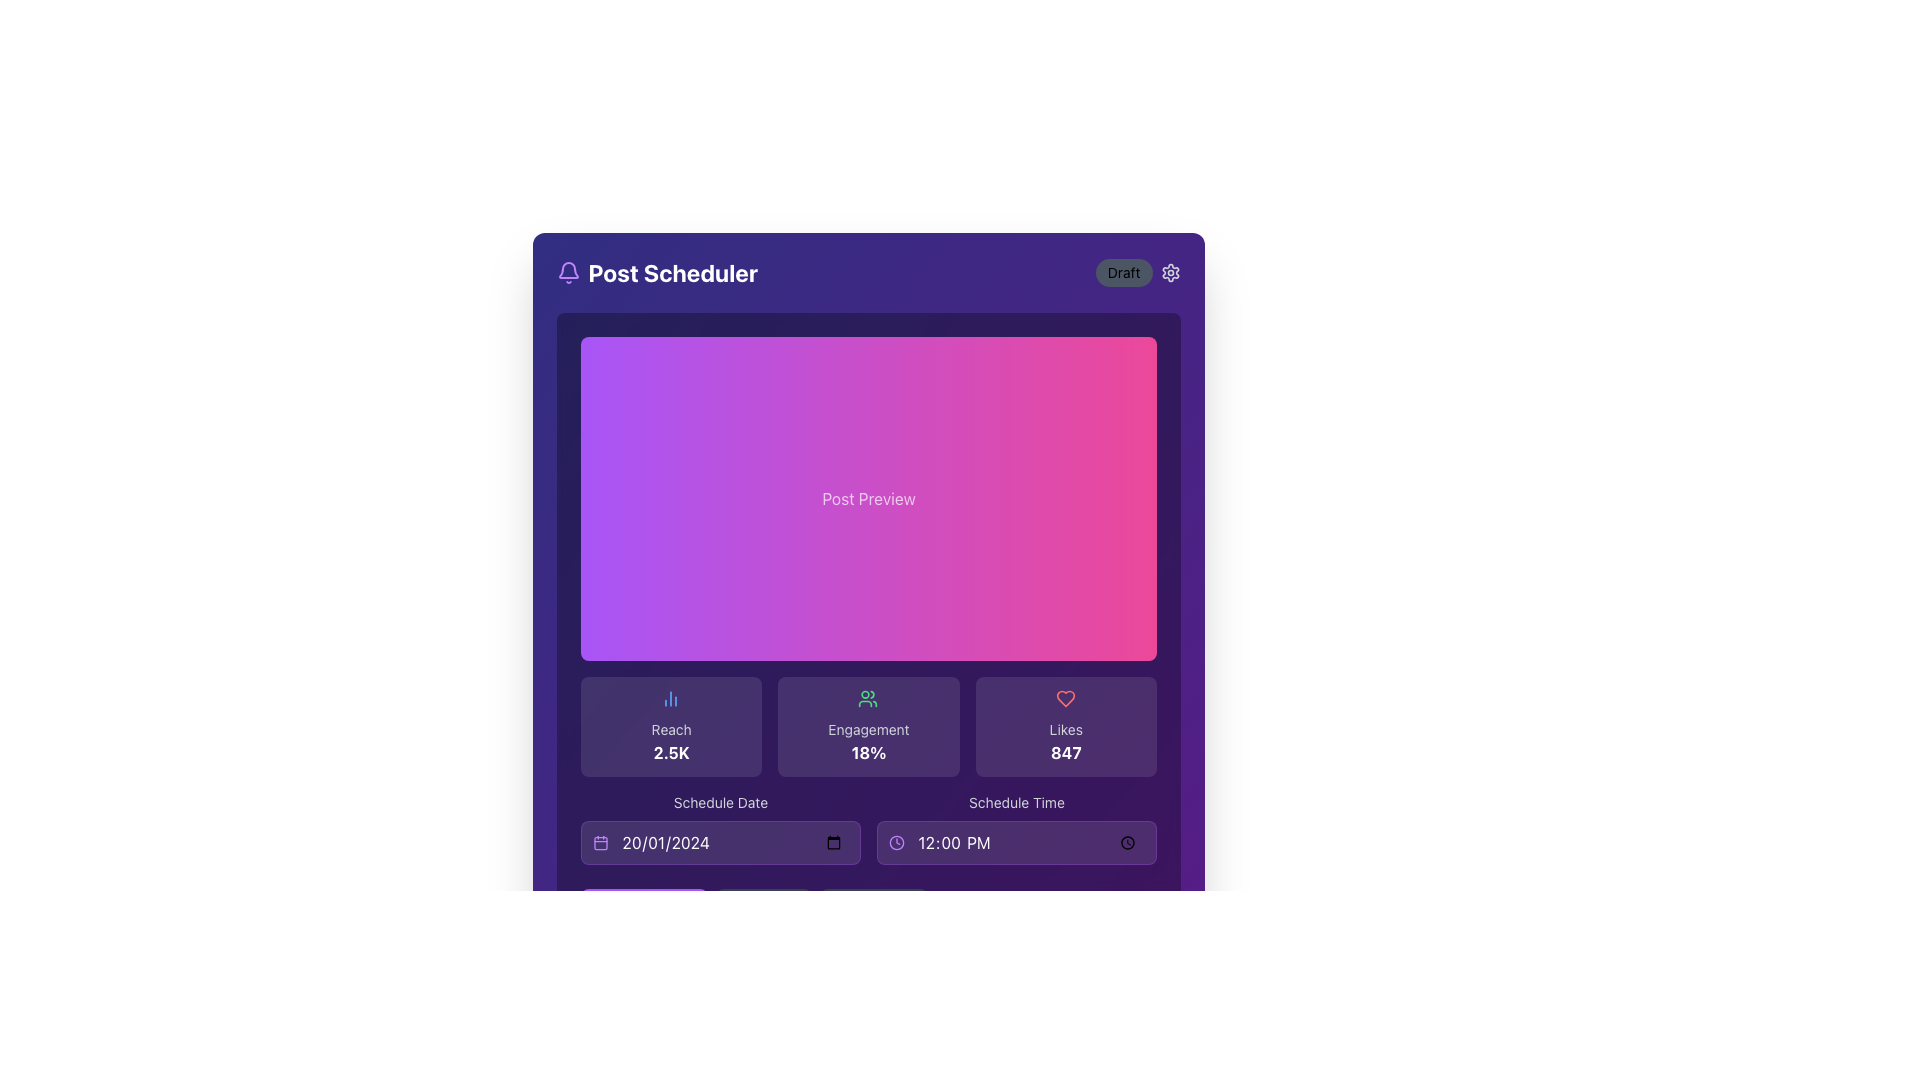  What do you see at coordinates (599, 843) in the screenshot?
I see `the calendar icon with a purple outline` at bounding box center [599, 843].